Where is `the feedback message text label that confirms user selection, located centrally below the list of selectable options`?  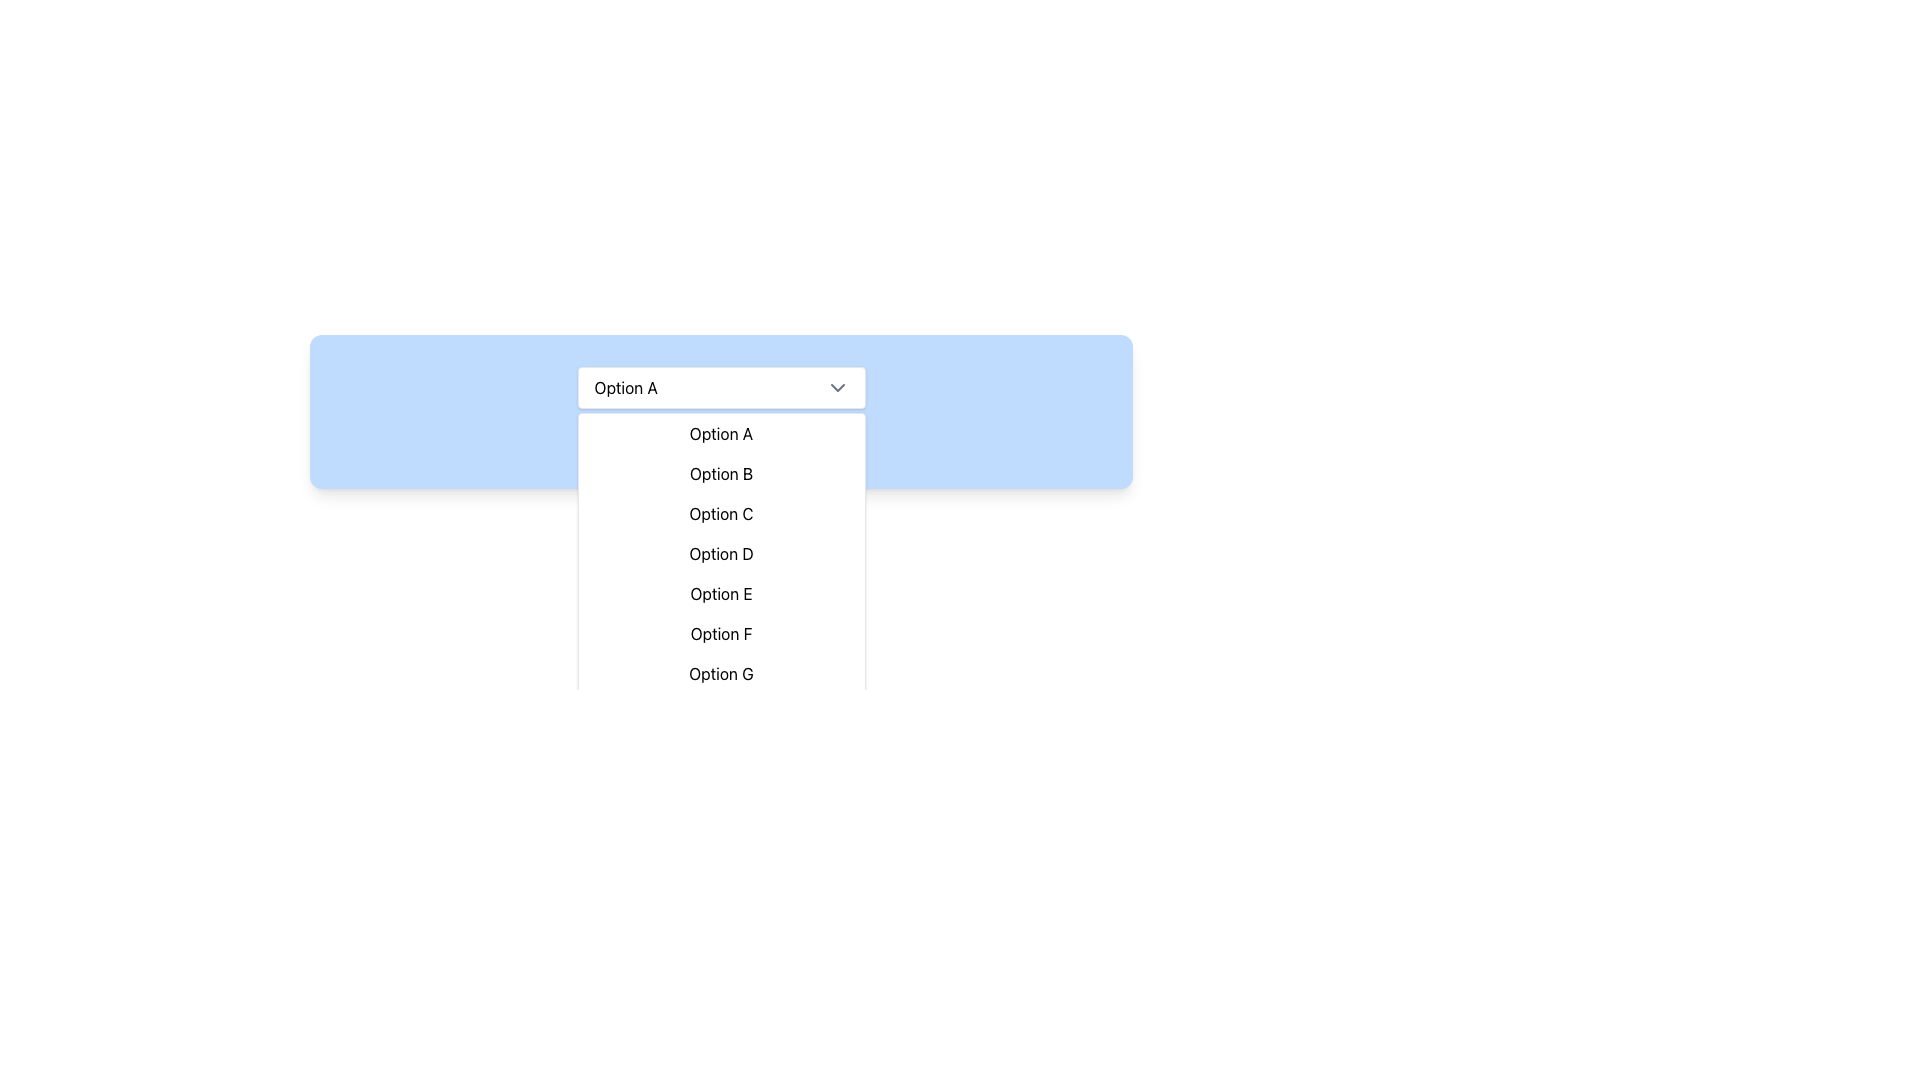 the feedback message text label that confirms user selection, located centrally below the list of selectable options is located at coordinates (720, 443).